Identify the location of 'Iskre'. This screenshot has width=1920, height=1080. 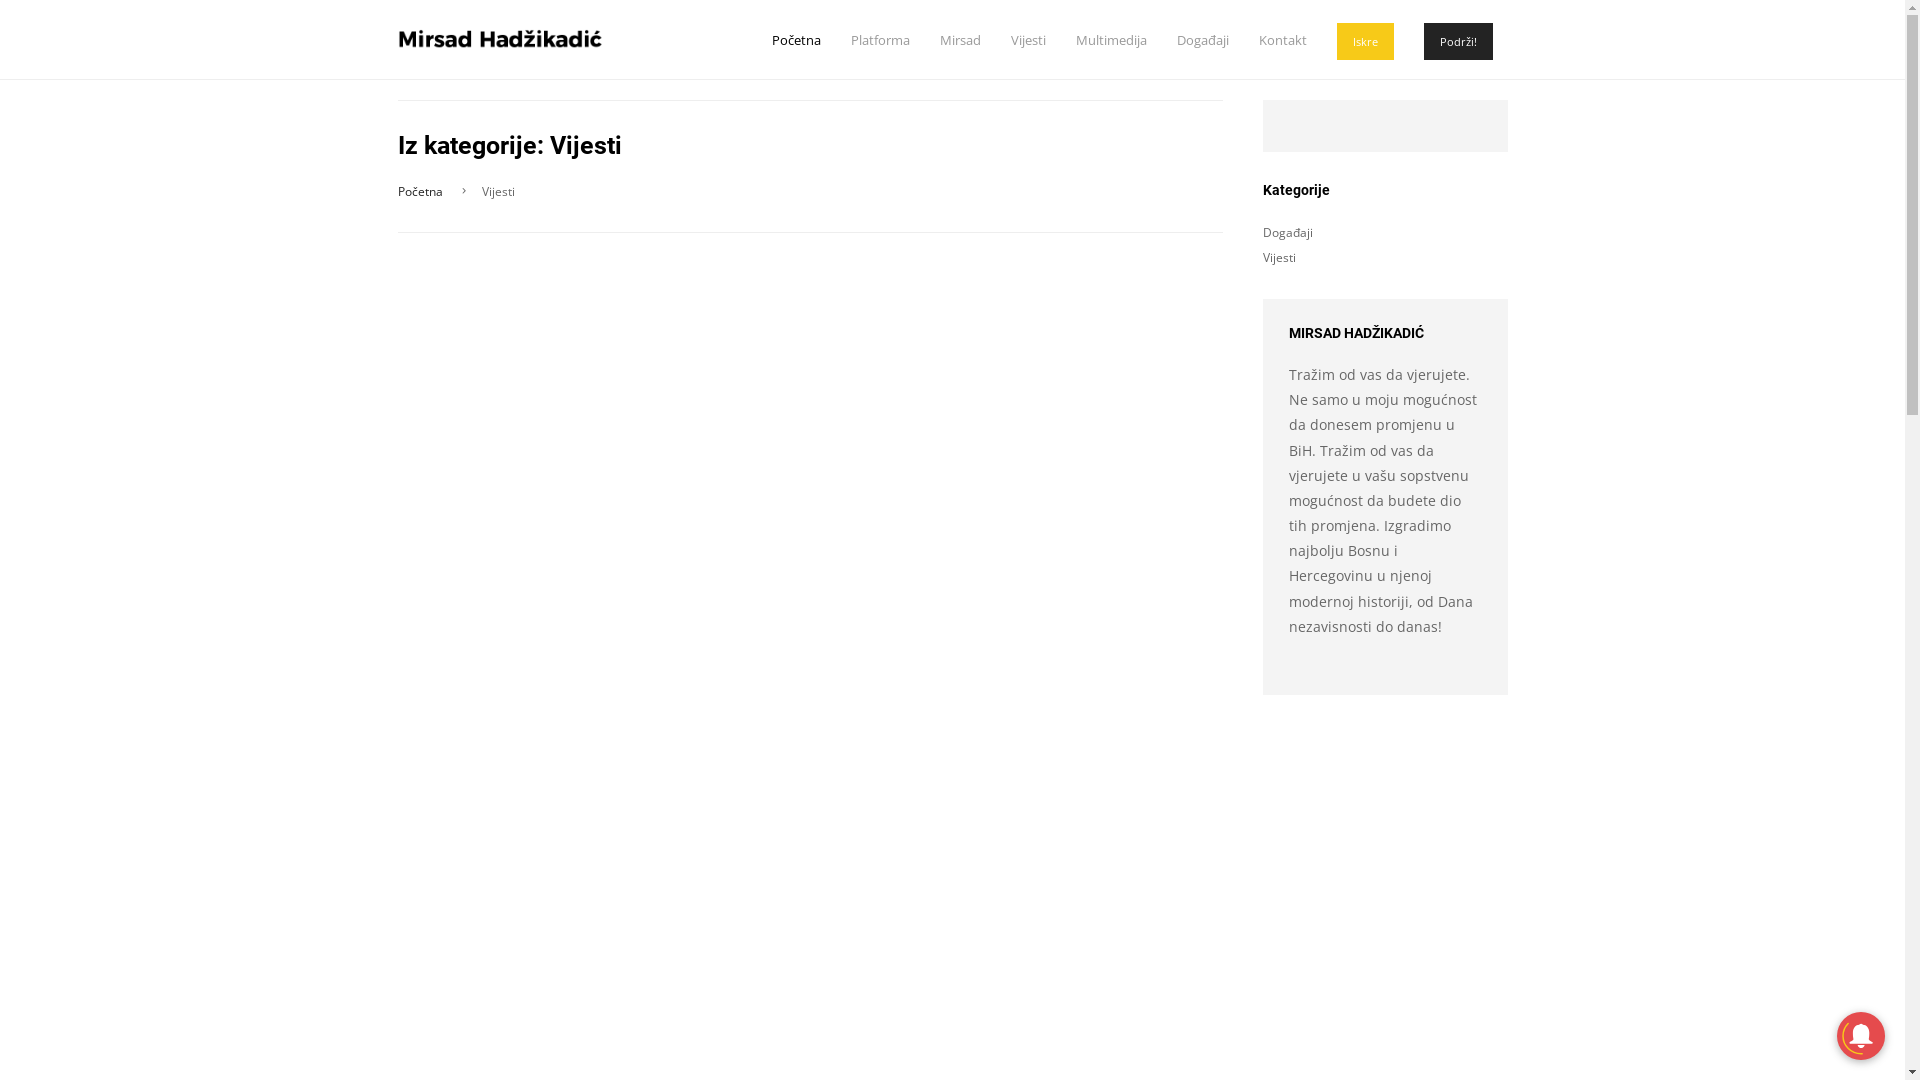
(1363, 41).